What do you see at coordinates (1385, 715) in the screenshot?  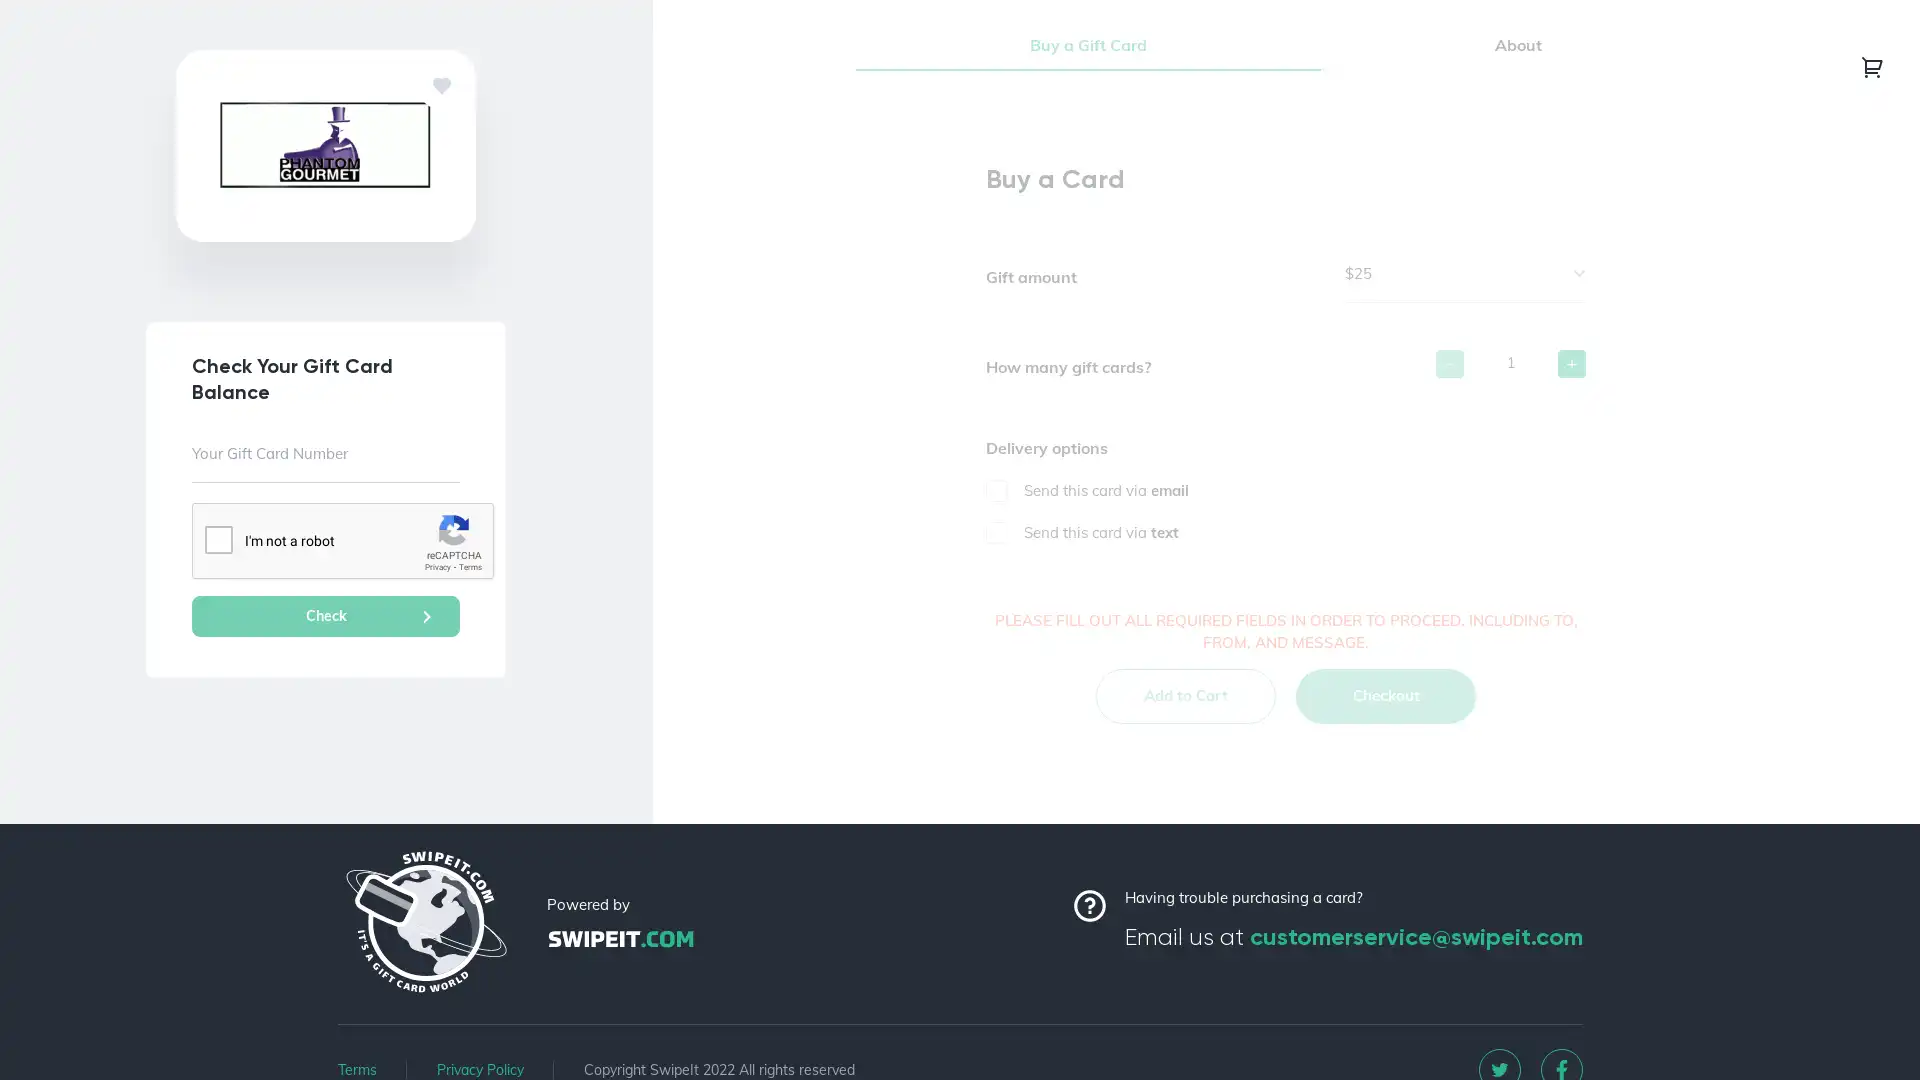 I see `Checkout` at bounding box center [1385, 715].